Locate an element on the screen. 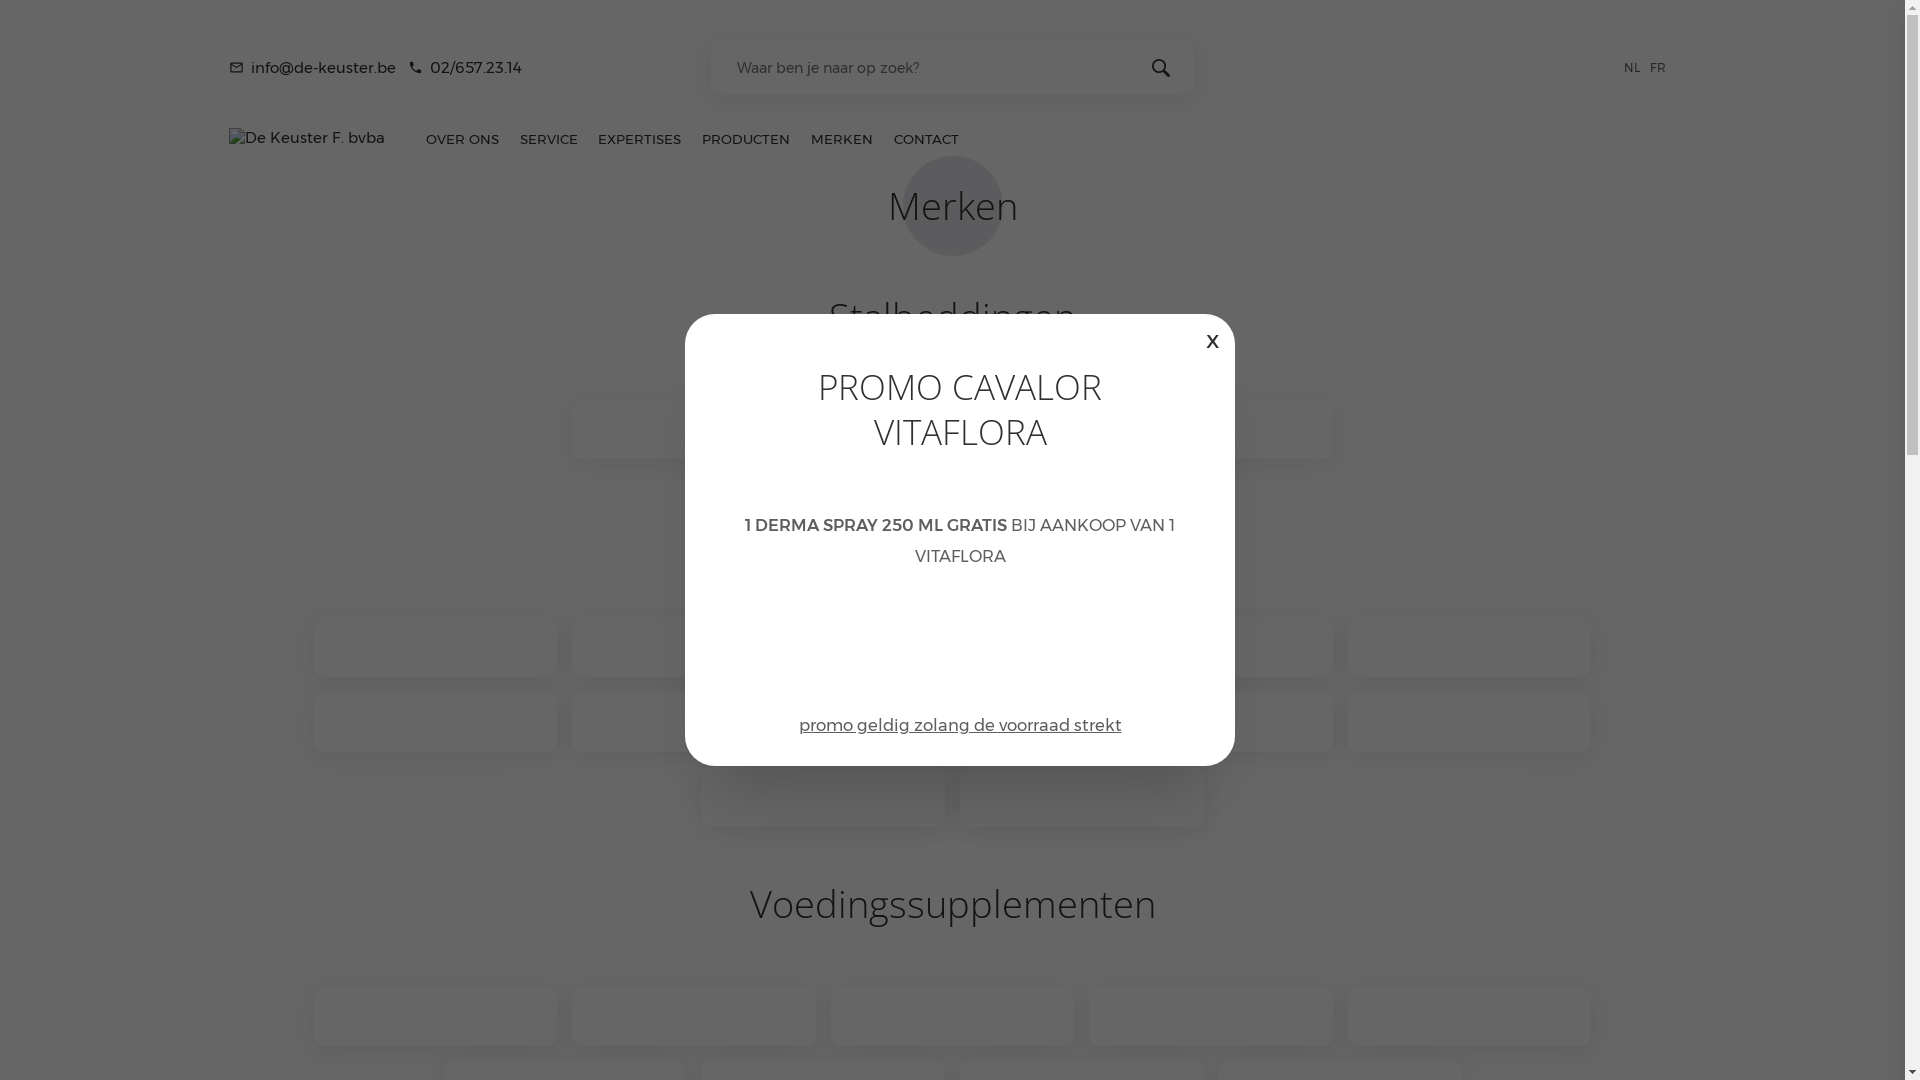 The height and width of the screenshot is (1080, 1920). 'OVER ONS' is located at coordinates (460, 137).